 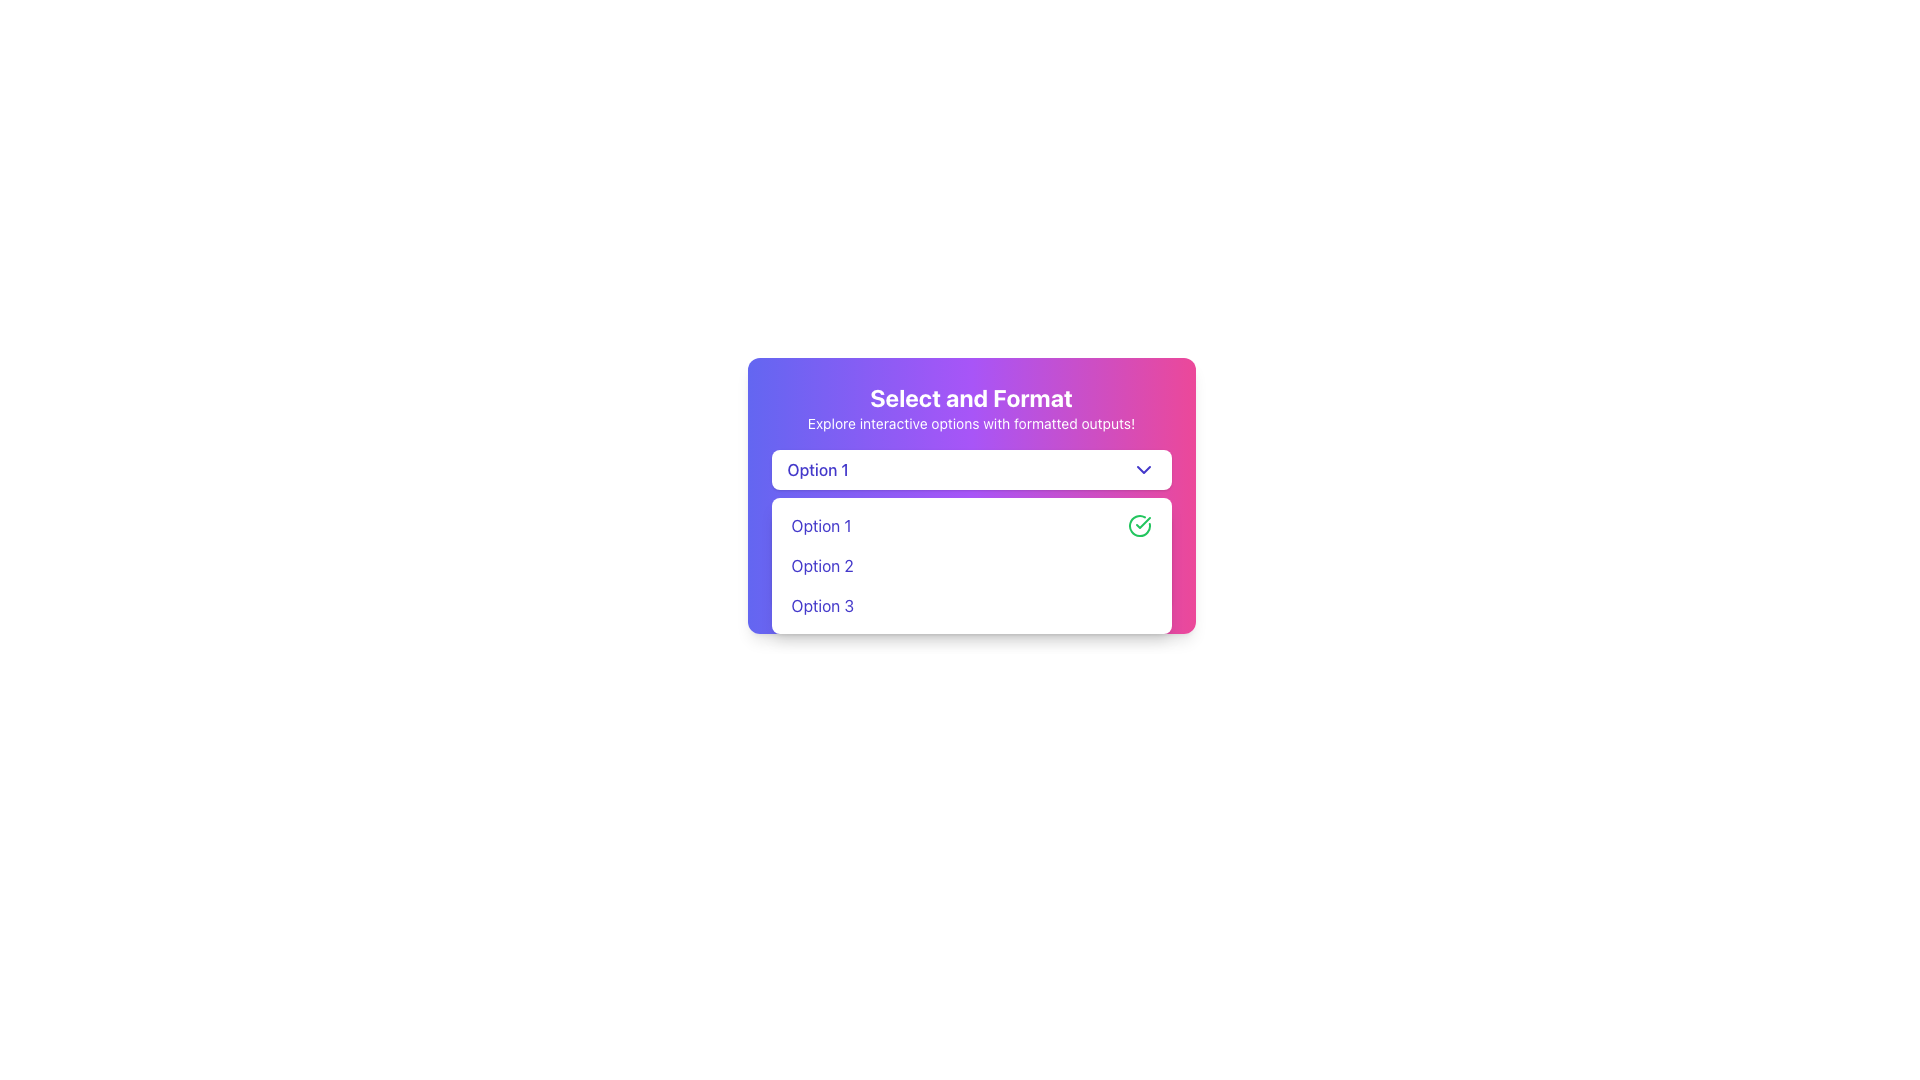 I want to click on the Static Text Label displaying the message 'Explore interactive options with formatted outputs!' which is positioned below the header 'Select and Format', so click(x=971, y=423).